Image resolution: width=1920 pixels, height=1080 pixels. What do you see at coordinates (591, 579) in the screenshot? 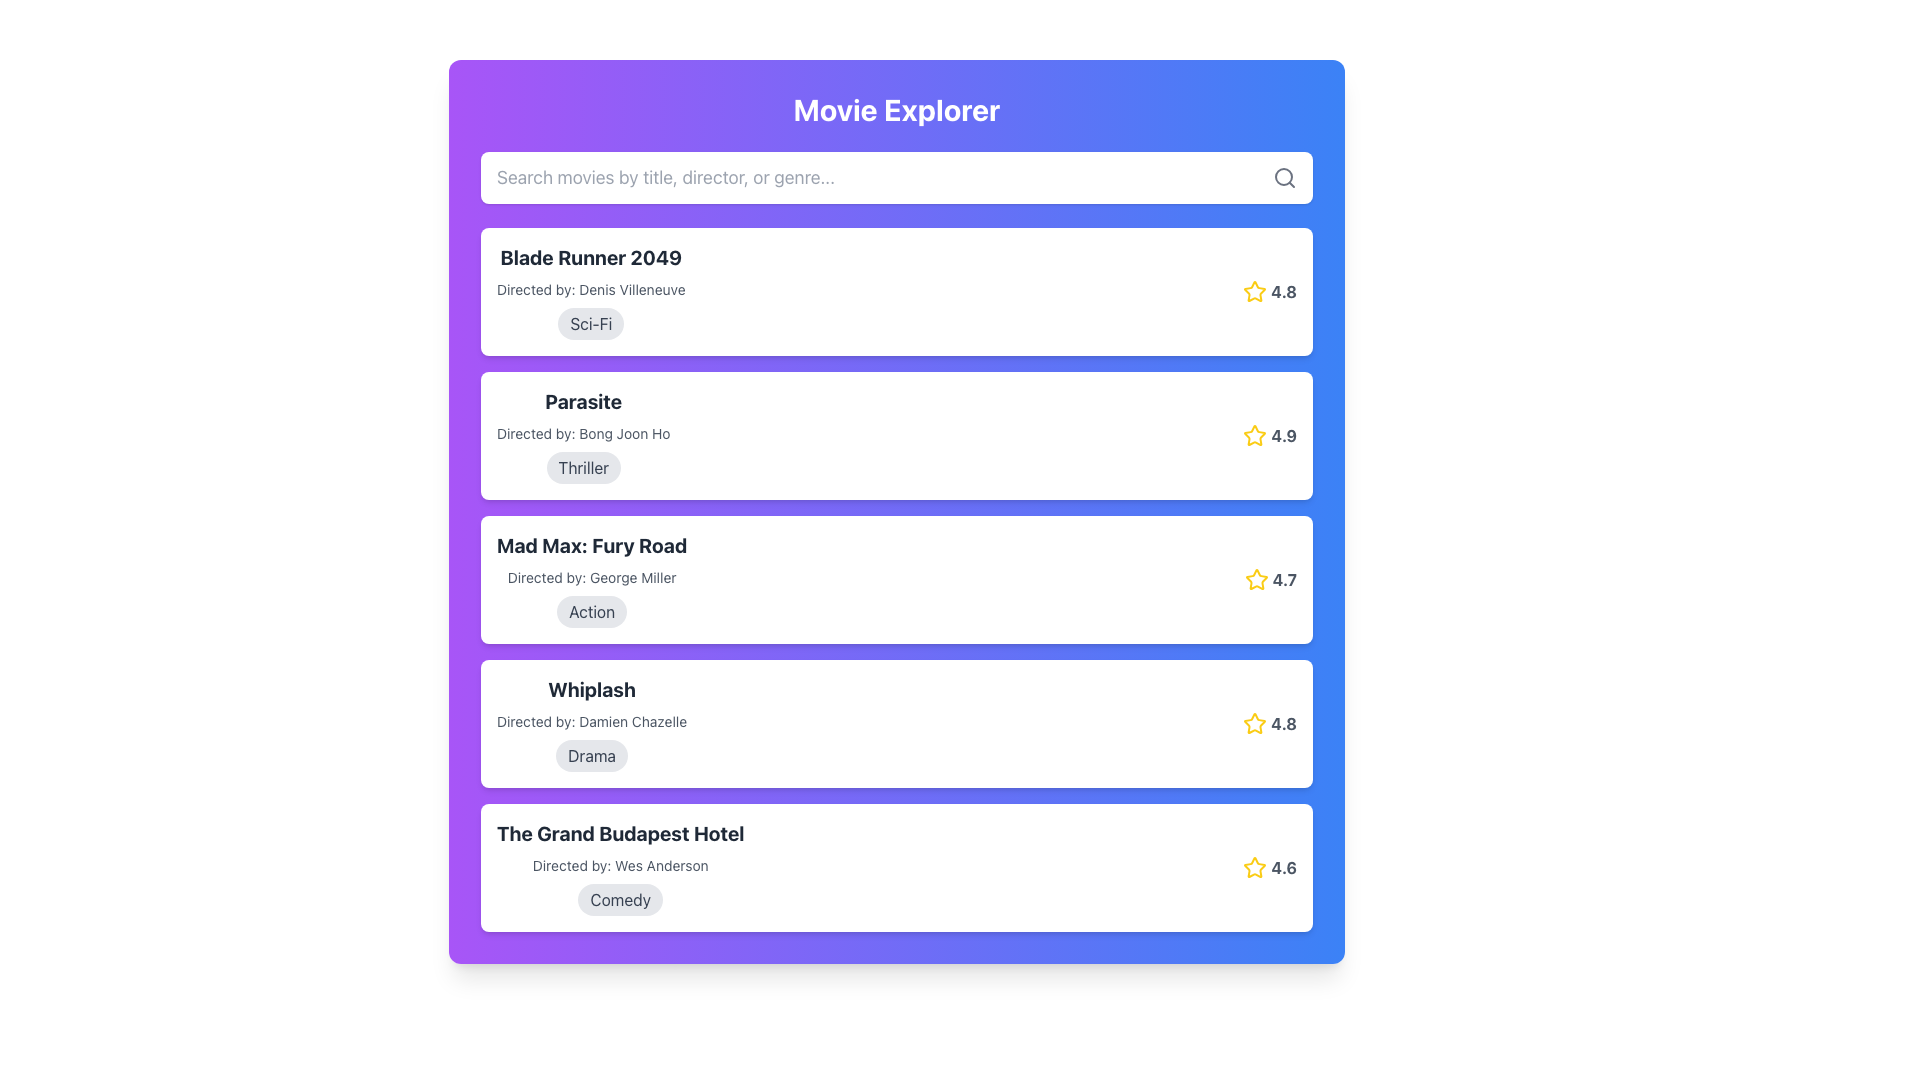
I see `the text block providing information about a specific movie, which is the third item in a vertical list of movie summaries` at bounding box center [591, 579].